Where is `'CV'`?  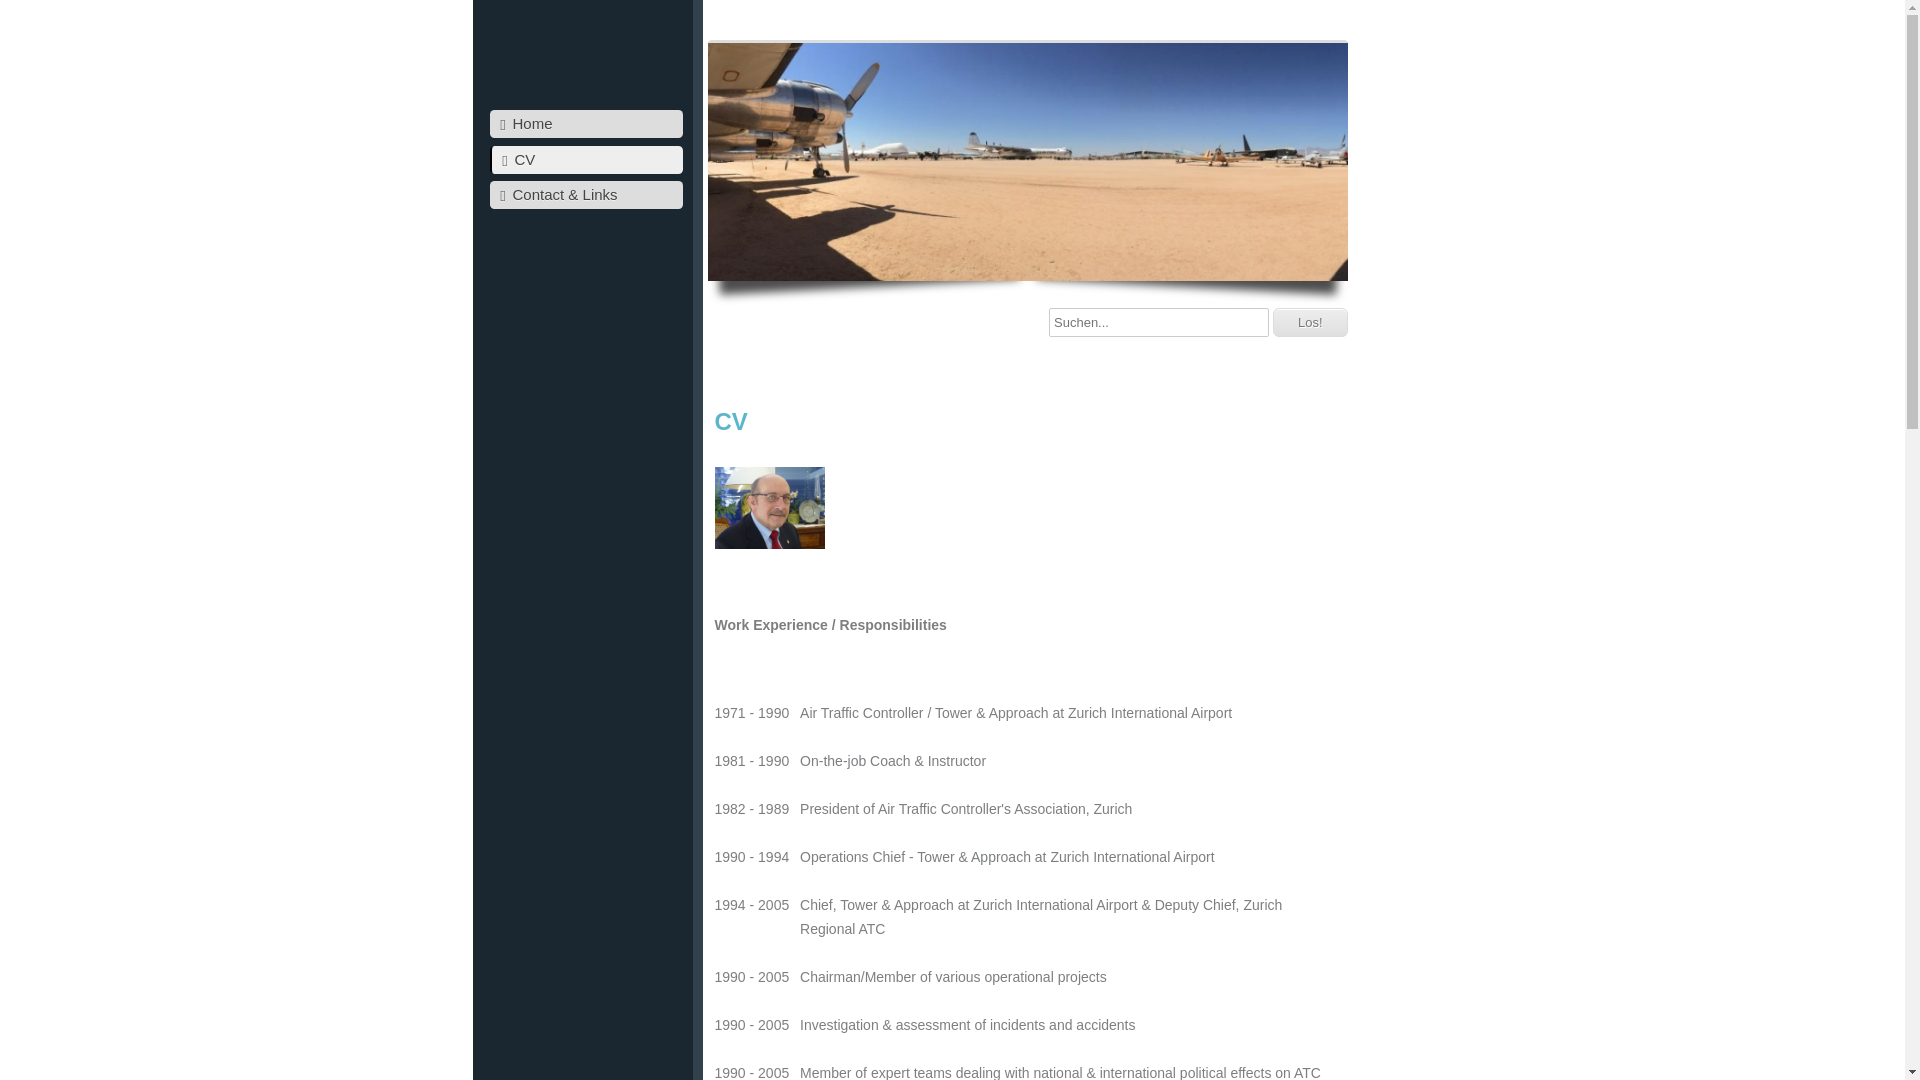
'CV' is located at coordinates (585, 158).